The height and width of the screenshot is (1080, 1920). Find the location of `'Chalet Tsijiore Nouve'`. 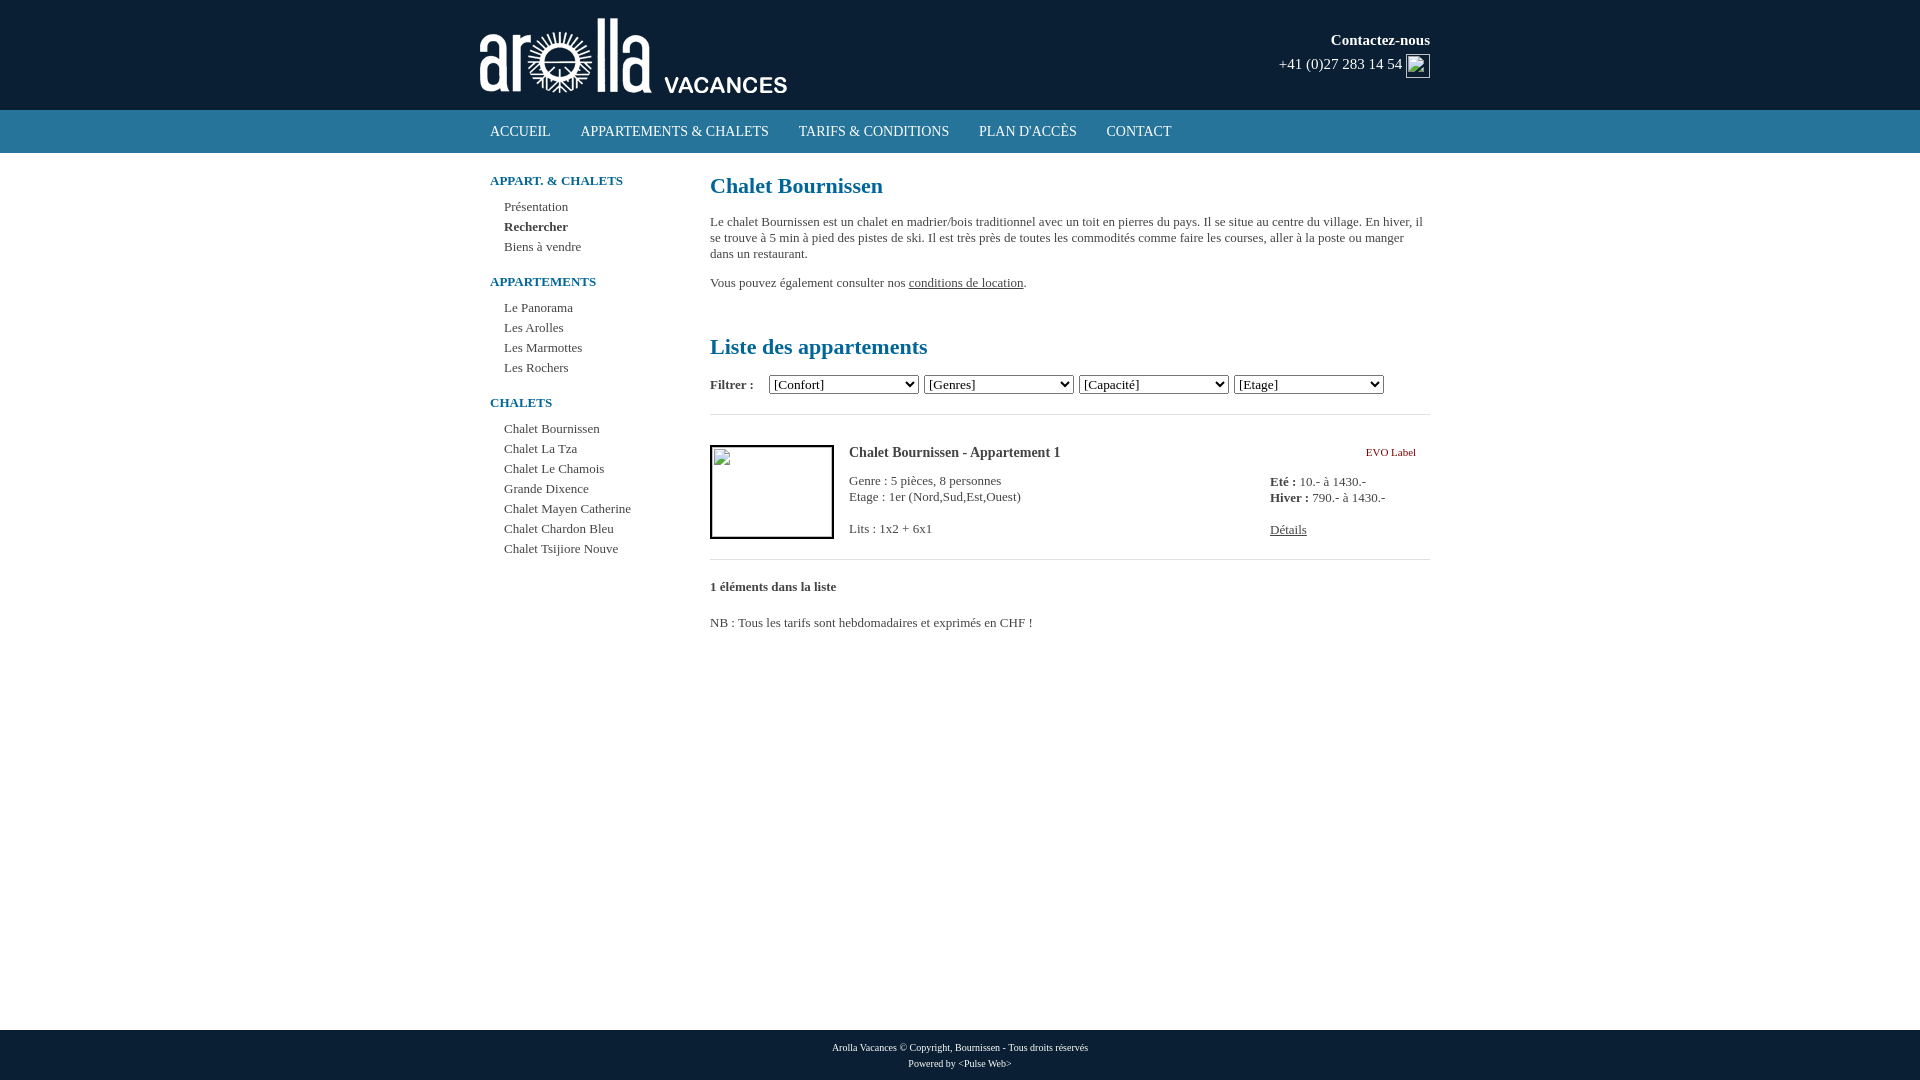

'Chalet Tsijiore Nouve' is located at coordinates (504, 548).